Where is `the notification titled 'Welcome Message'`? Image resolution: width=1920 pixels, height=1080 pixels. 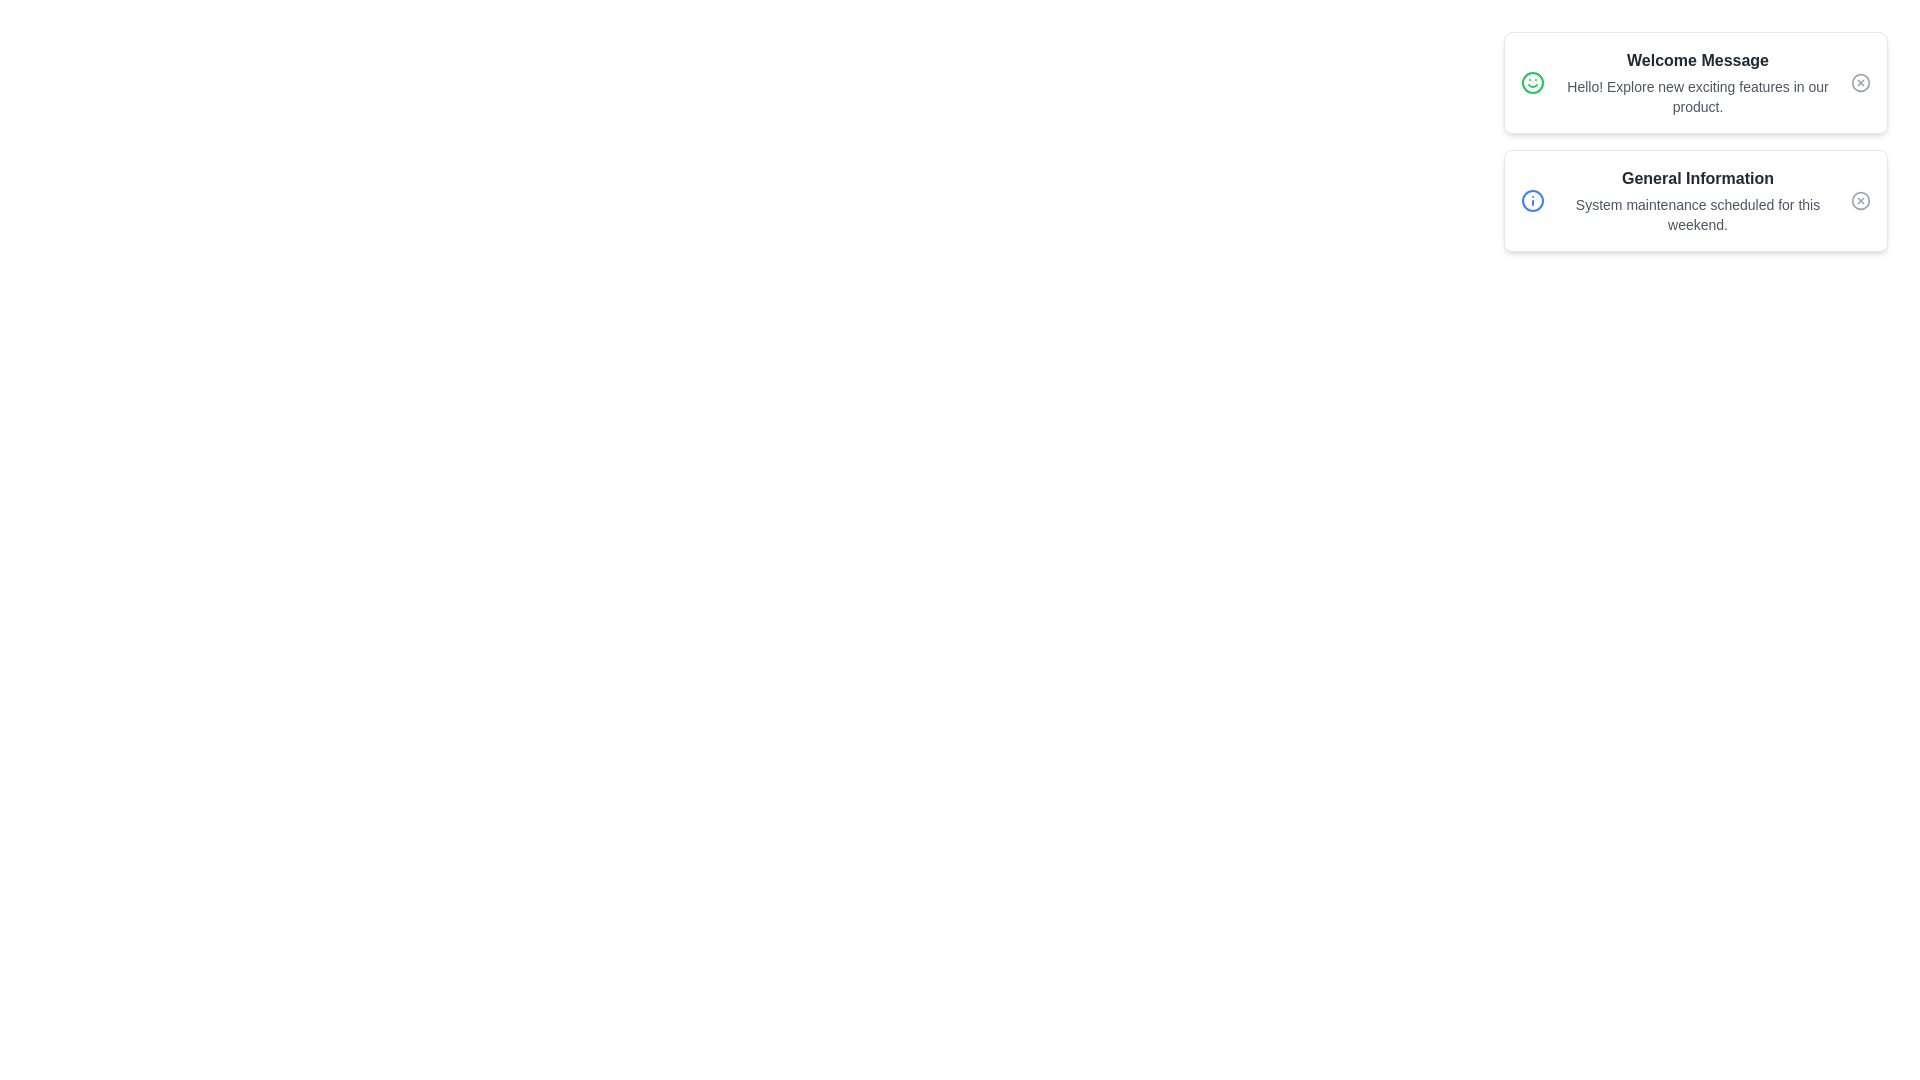 the notification titled 'Welcome Message' is located at coordinates (1694, 82).